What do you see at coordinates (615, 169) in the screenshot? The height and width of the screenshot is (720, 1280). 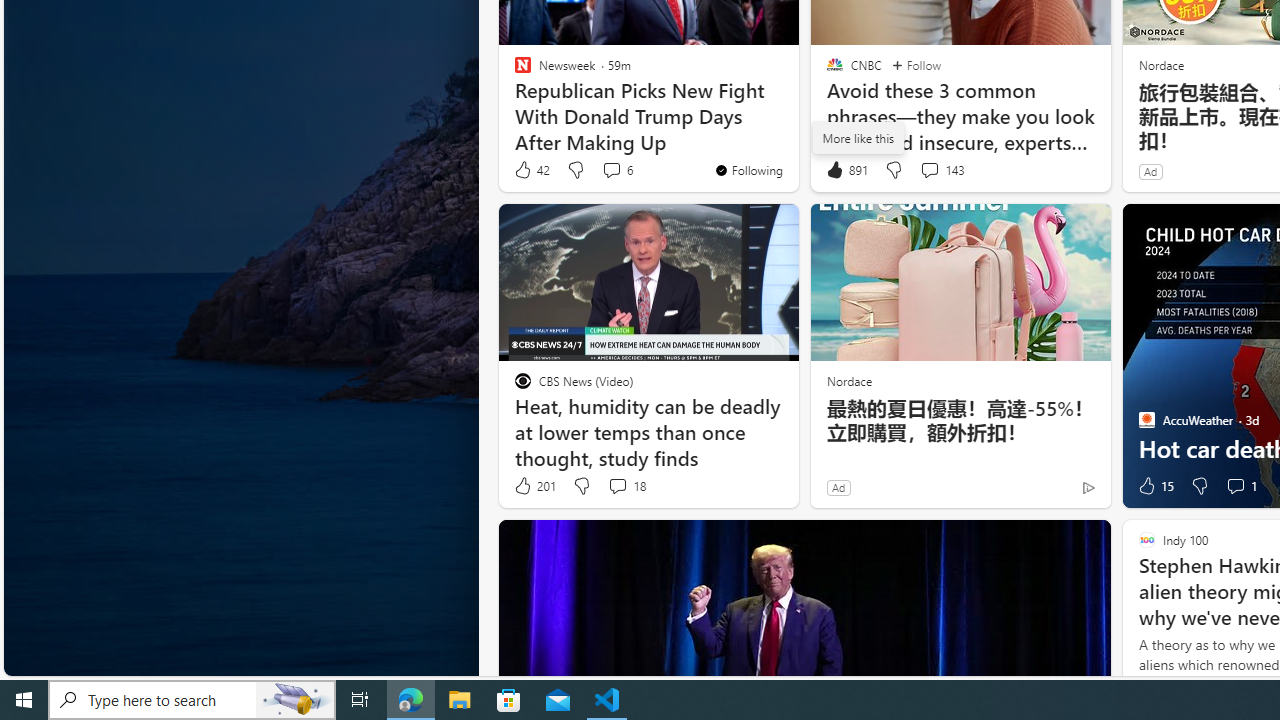 I see `'View comments 6 Comment'` at bounding box center [615, 169].